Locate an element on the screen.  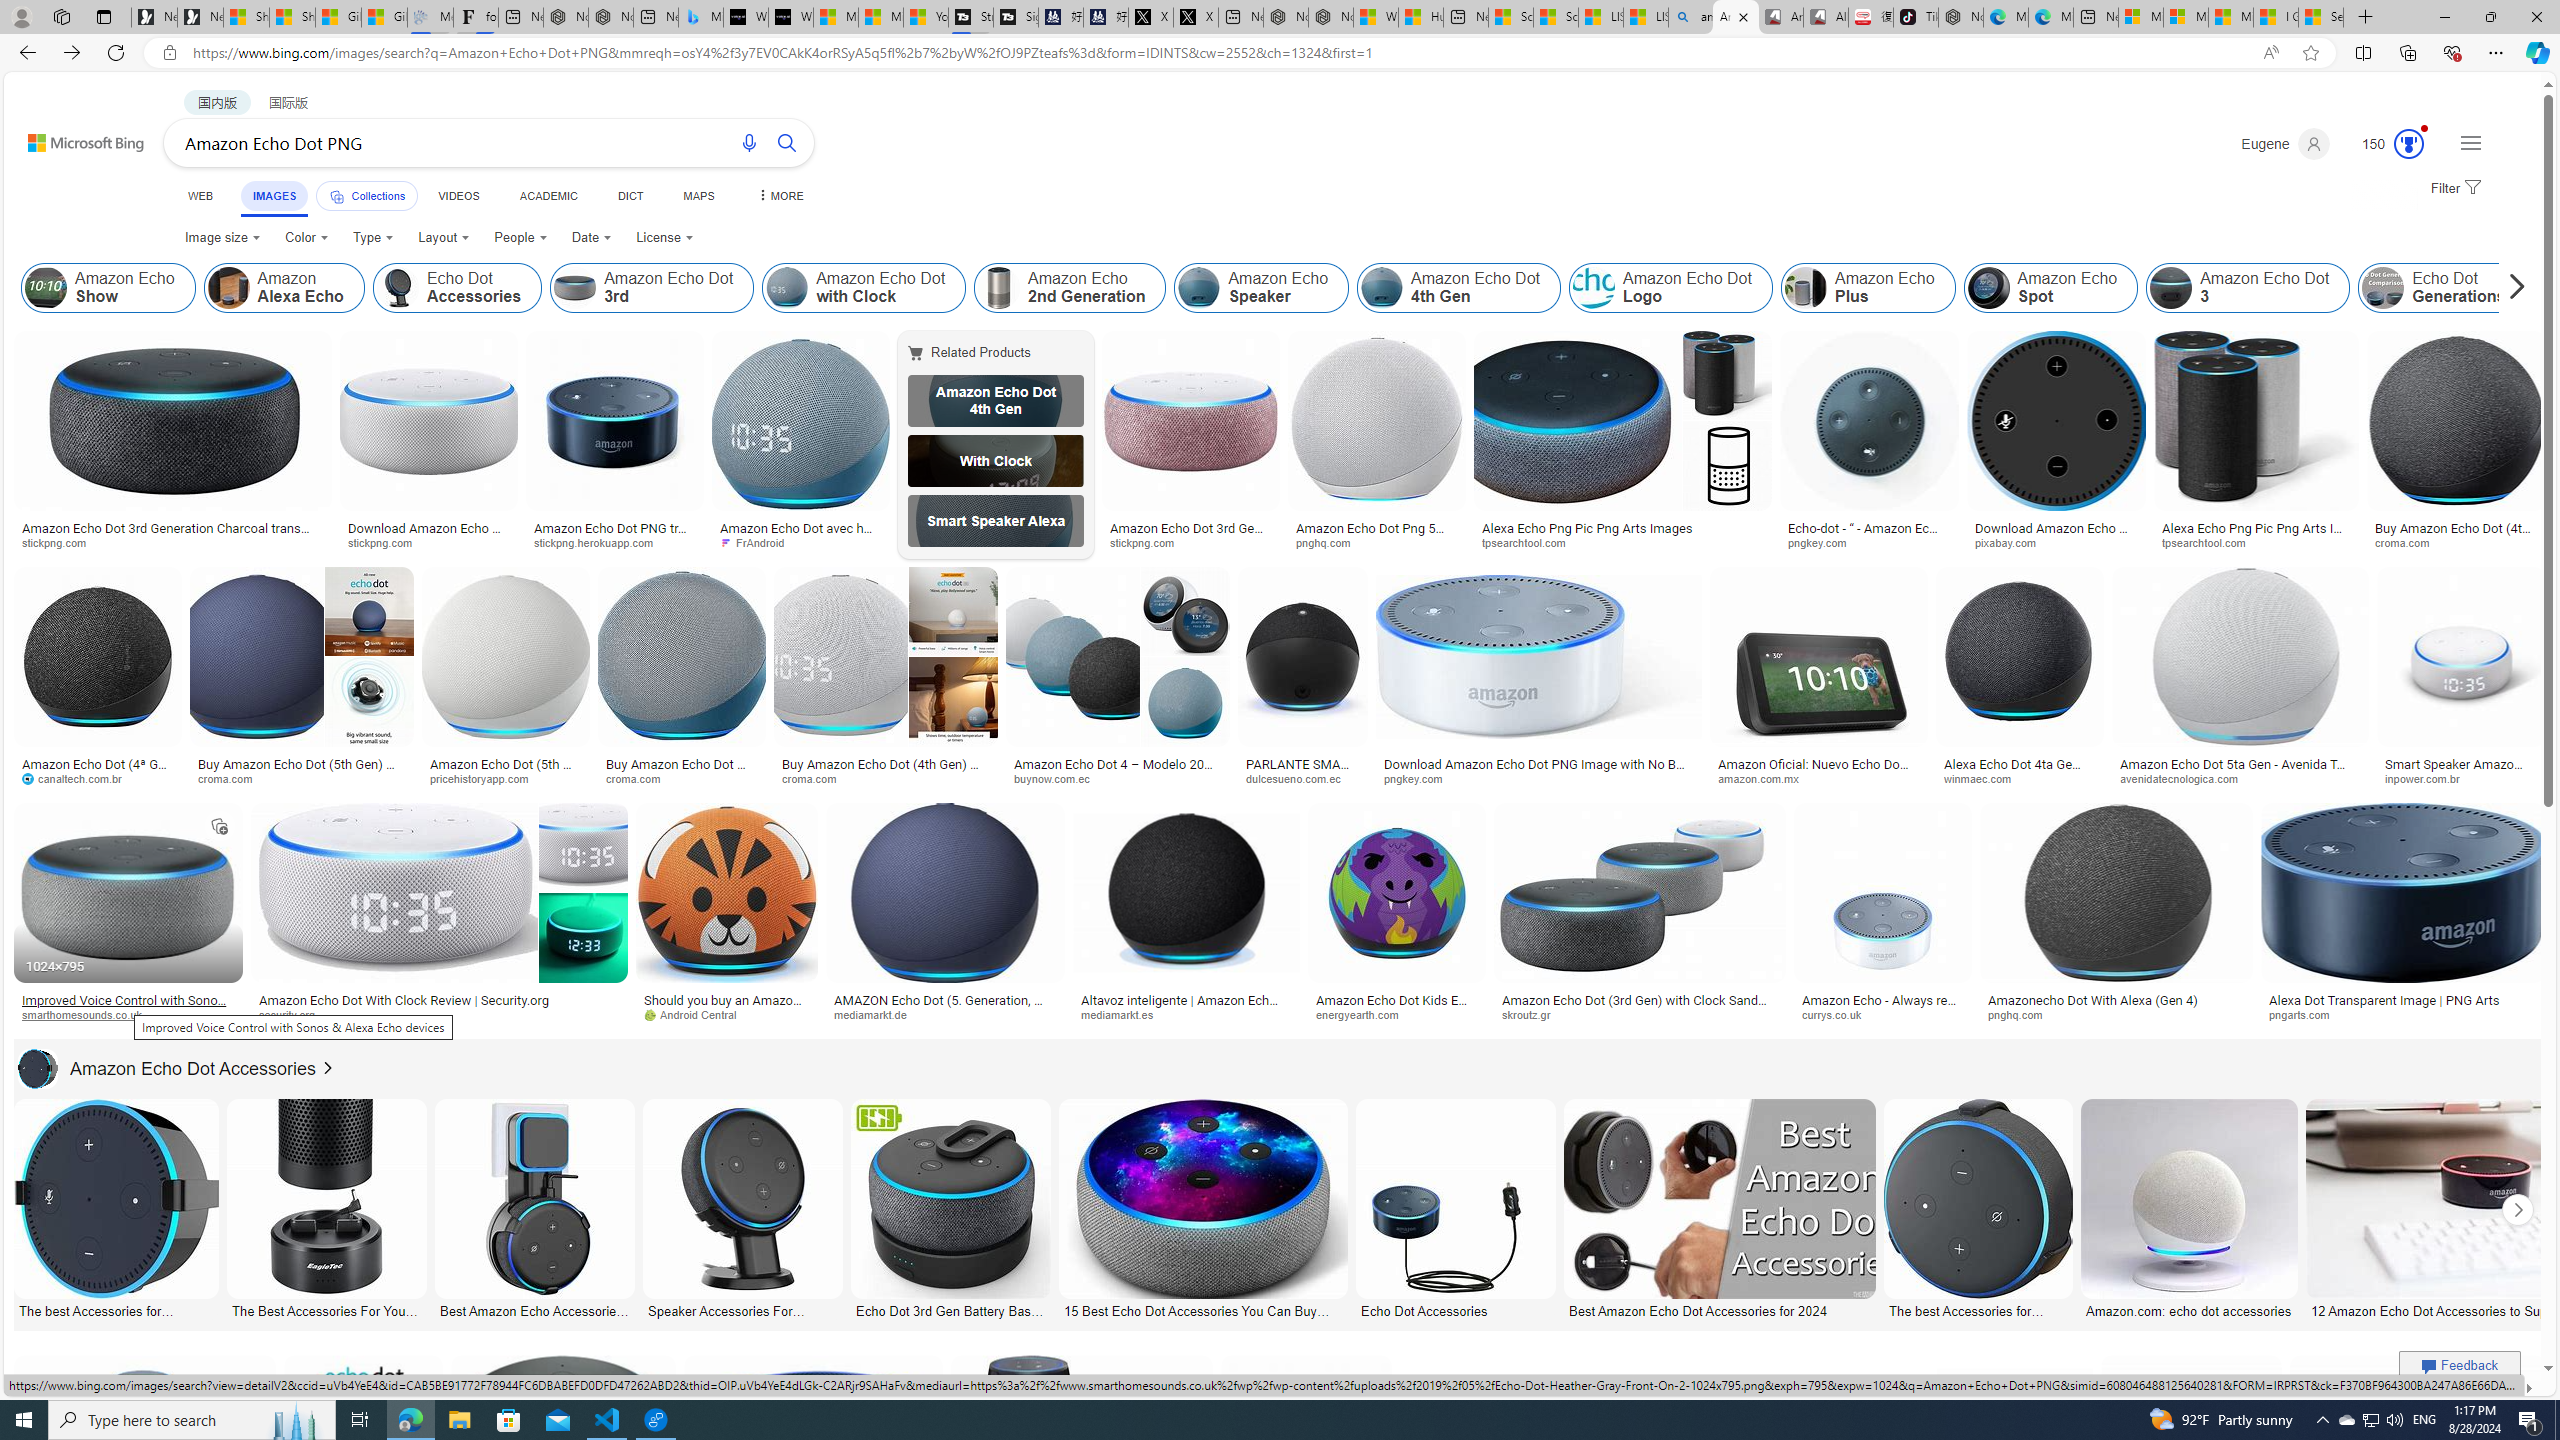
'Nordace - Summer Adventures 2024' is located at coordinates (1330, 16).